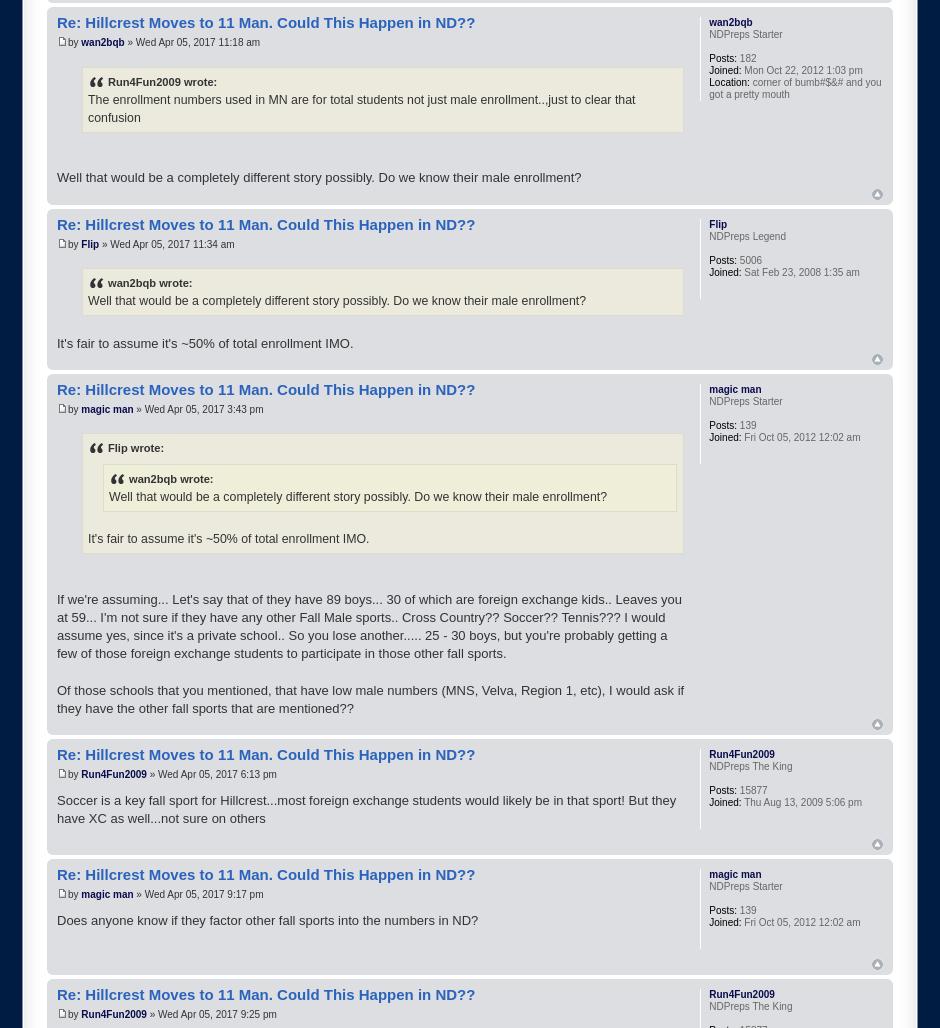 This screenshot has height=1028, width=940. Describe the element at coordinates (365, 809) in the screenshot. I see `'Soccer is a key fall sport for Hillcrest...most foreign exchange students would likely be in that sport! But they have XC as well...not sure on others'` at that location.